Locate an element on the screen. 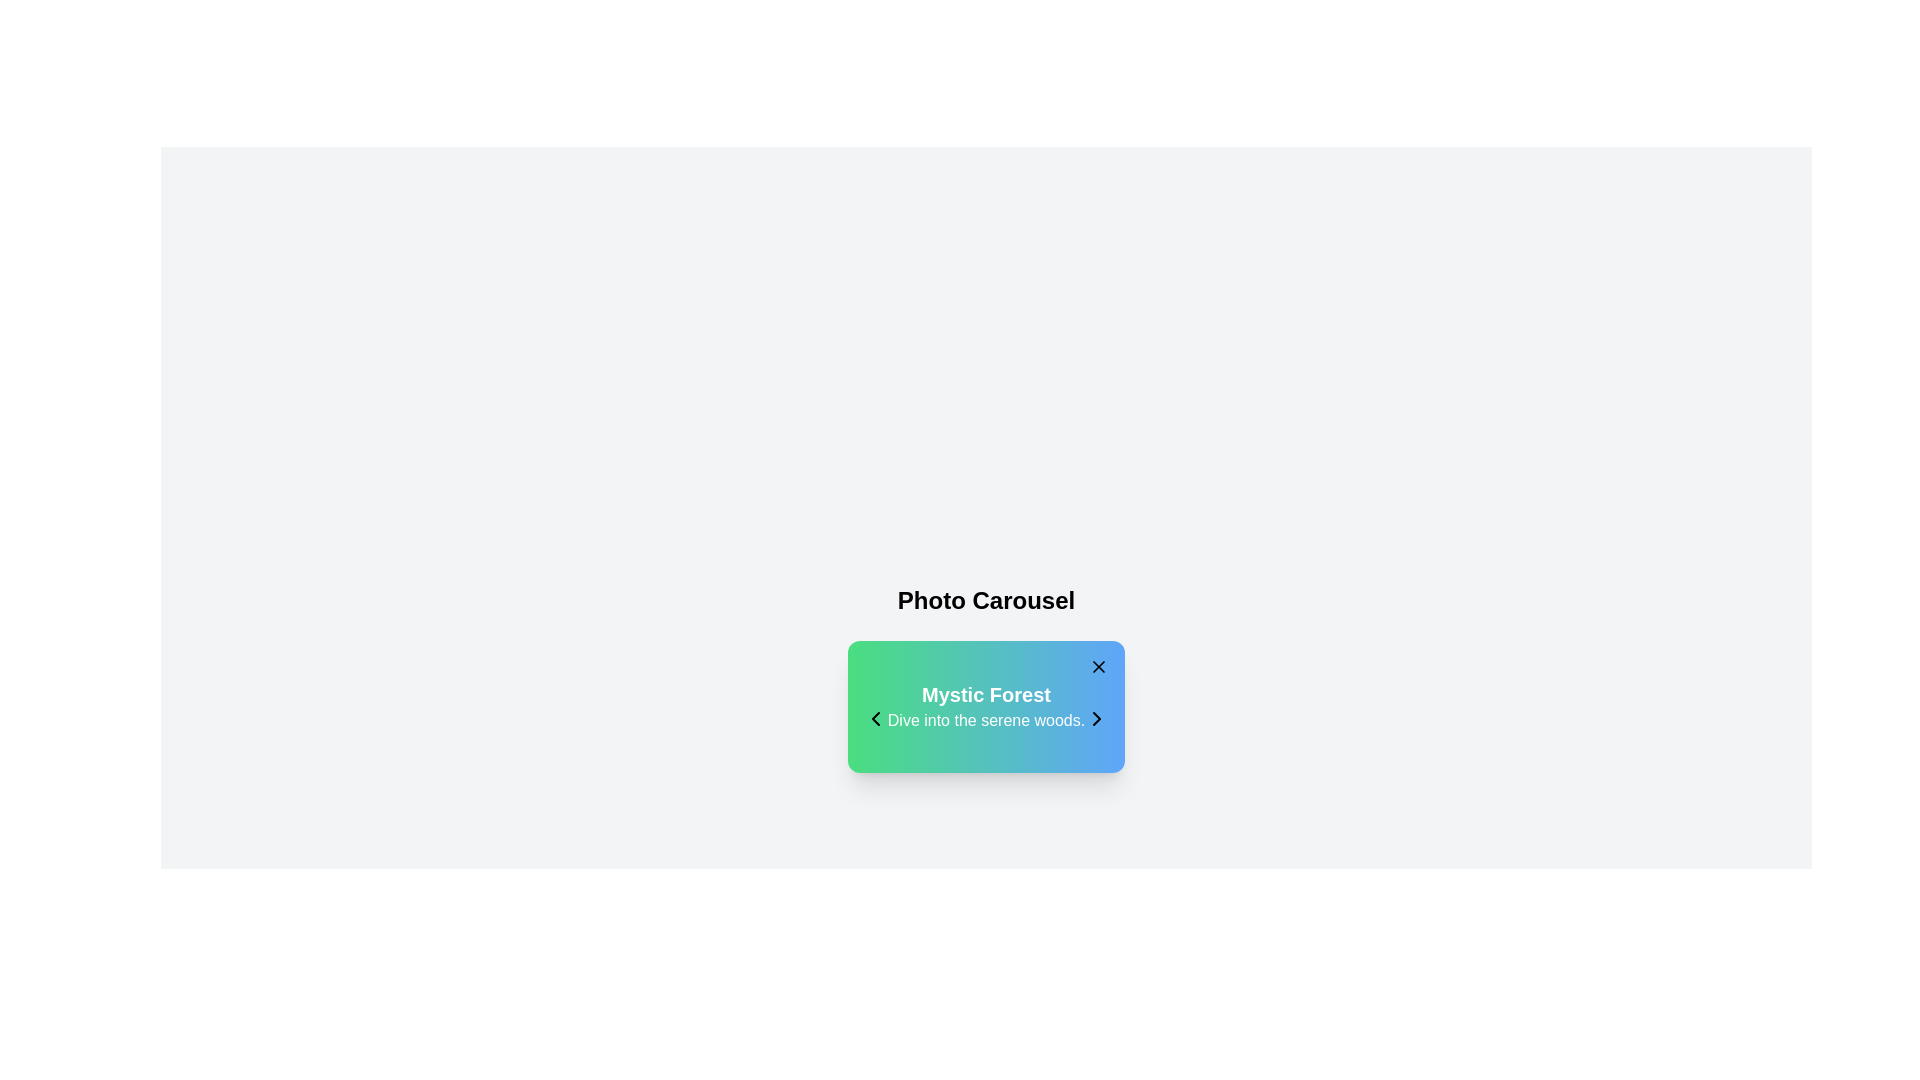  the close button located at the top-right corner of the card displaying the text 'Mystic Forest' is located at coordinates (1098, 667).